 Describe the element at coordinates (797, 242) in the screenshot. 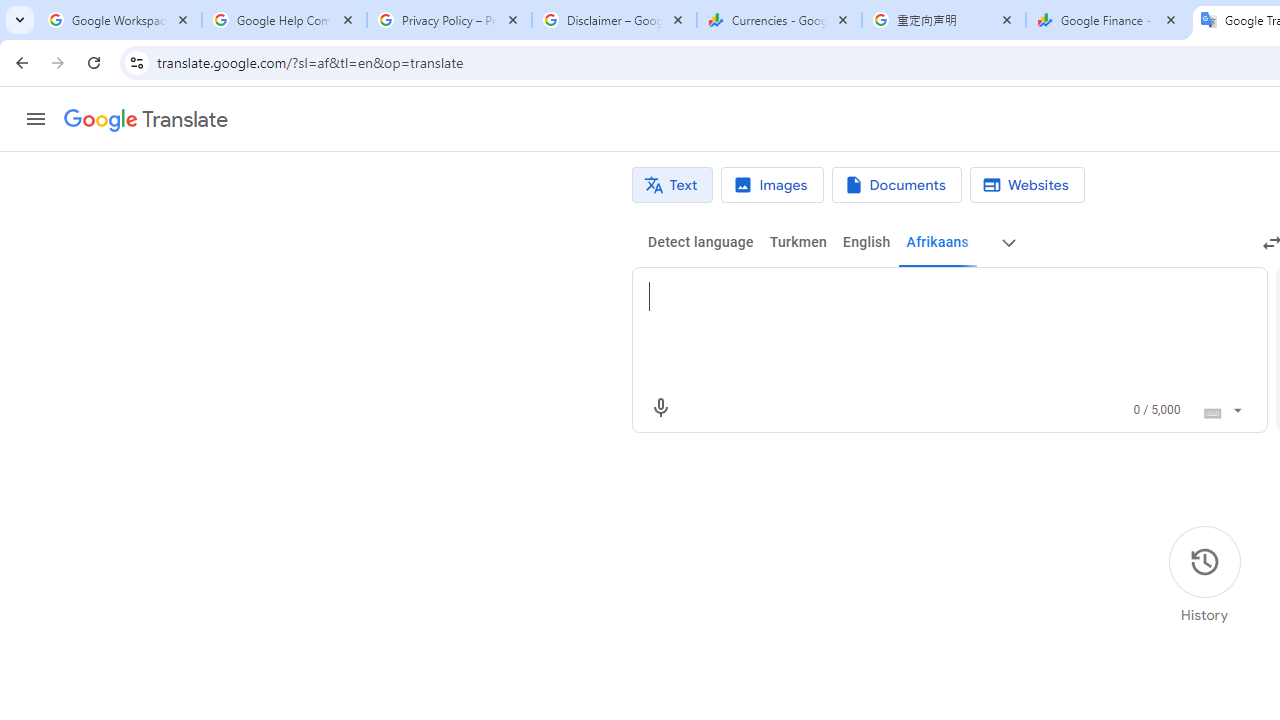

I see `'Turkmen'` at that location.